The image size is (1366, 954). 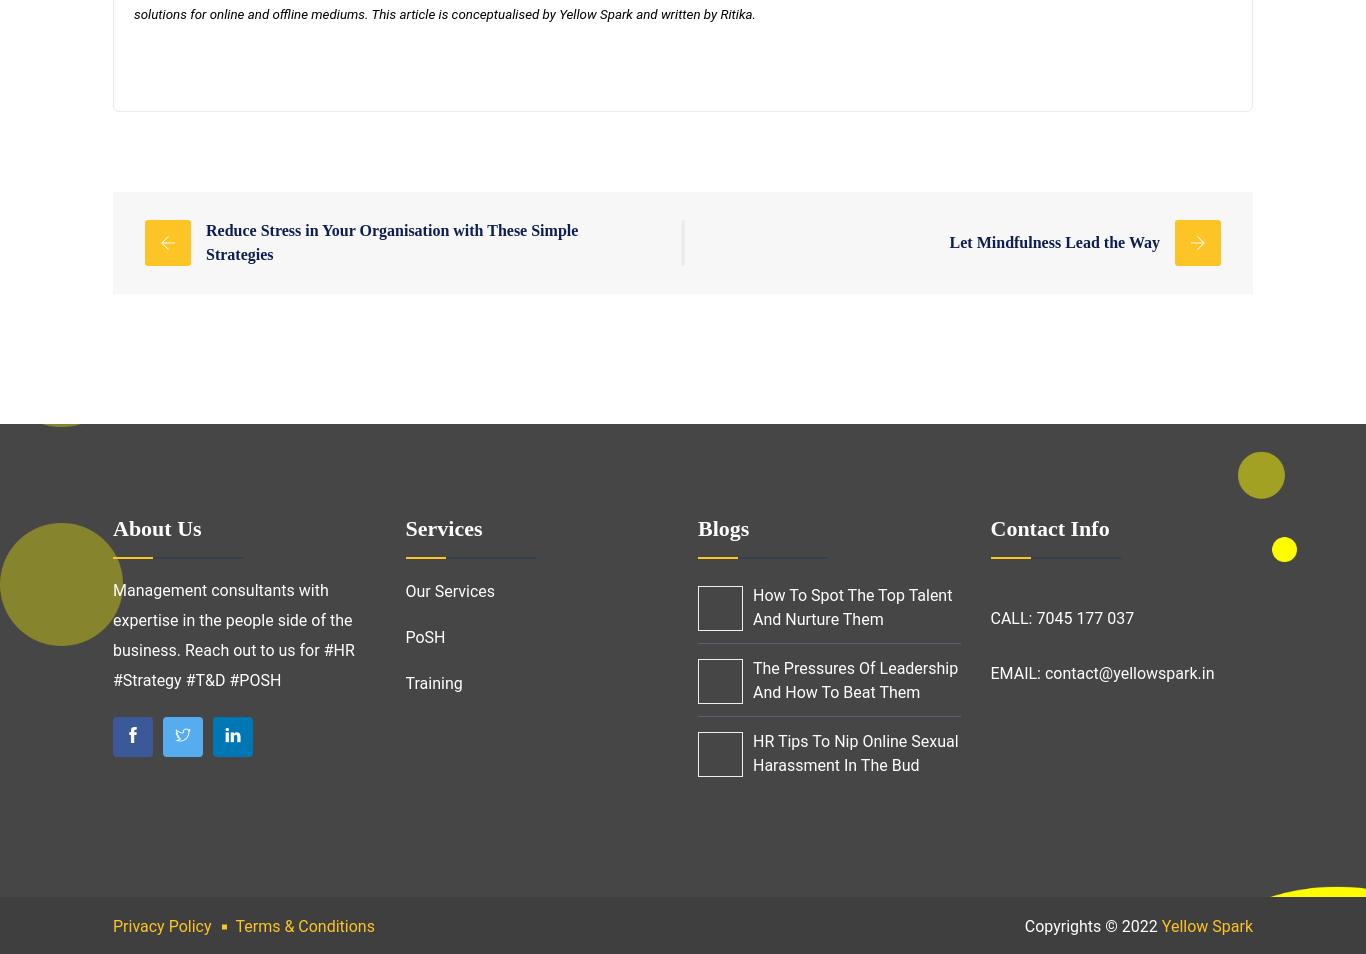 I want to click on 'HR Tips to Nip Online Sexual Harassment in the Bud', so click(x=854, y=753).